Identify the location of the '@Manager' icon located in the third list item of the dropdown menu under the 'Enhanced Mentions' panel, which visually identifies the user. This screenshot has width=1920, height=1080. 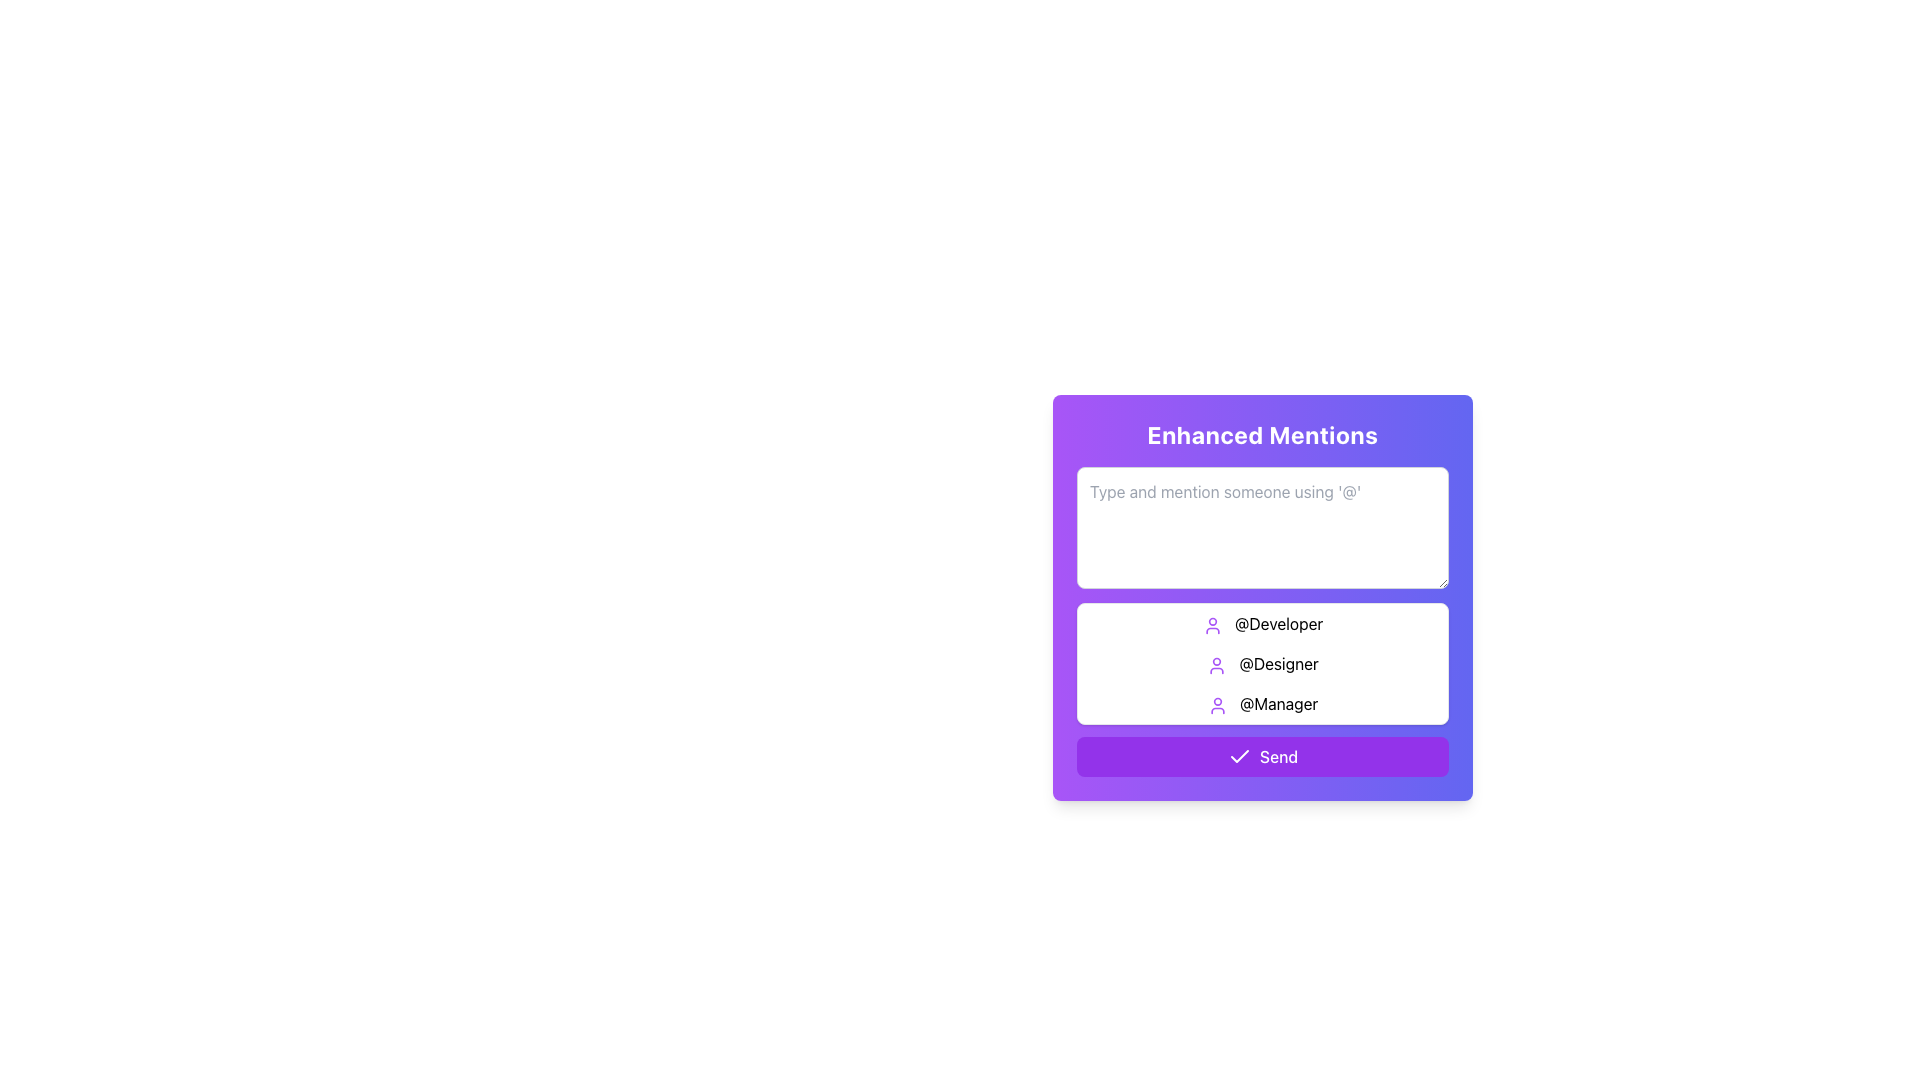
(1216, 704).